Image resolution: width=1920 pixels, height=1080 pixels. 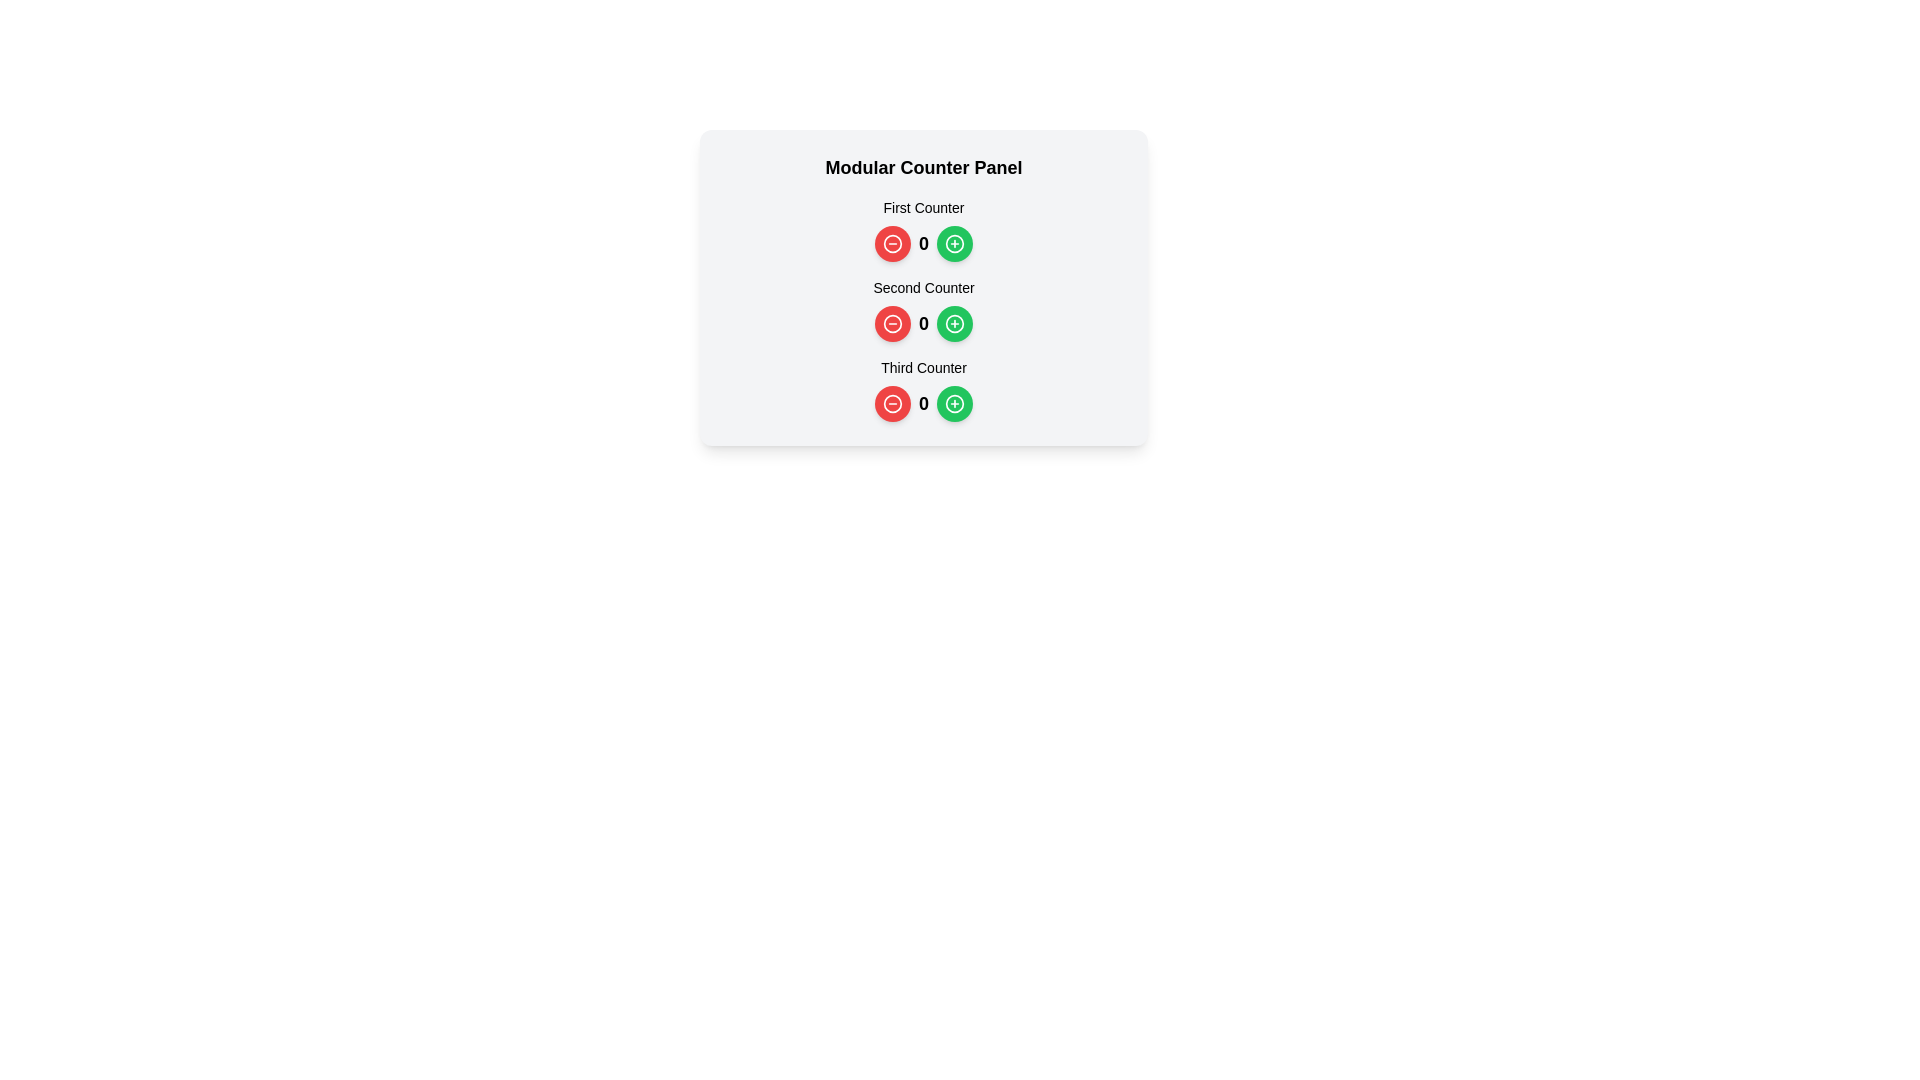 I want to click on the increment button associated with the counter, which is the third button in the second counter group's layout, to observe the hover effects, so click(x=954, y=323).